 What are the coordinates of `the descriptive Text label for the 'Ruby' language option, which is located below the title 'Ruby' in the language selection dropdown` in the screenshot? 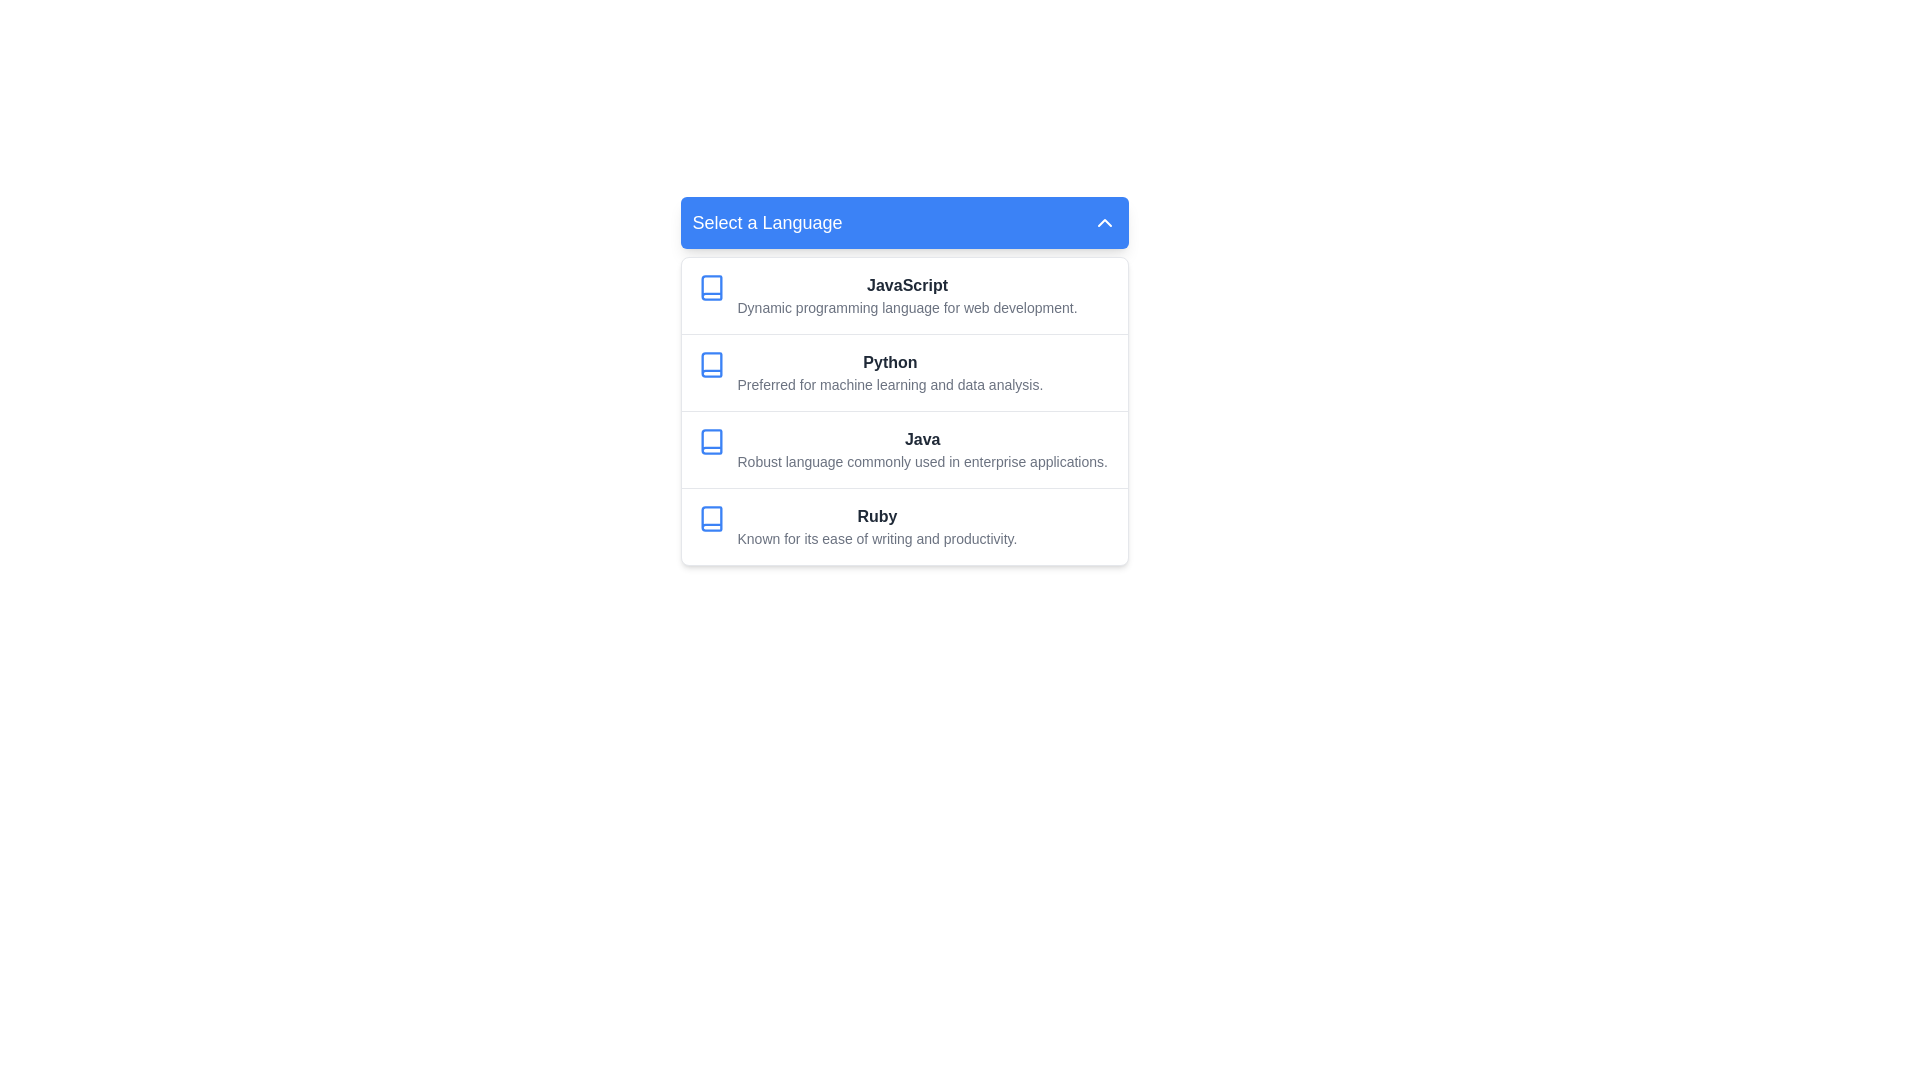 It's located at (877, 538).